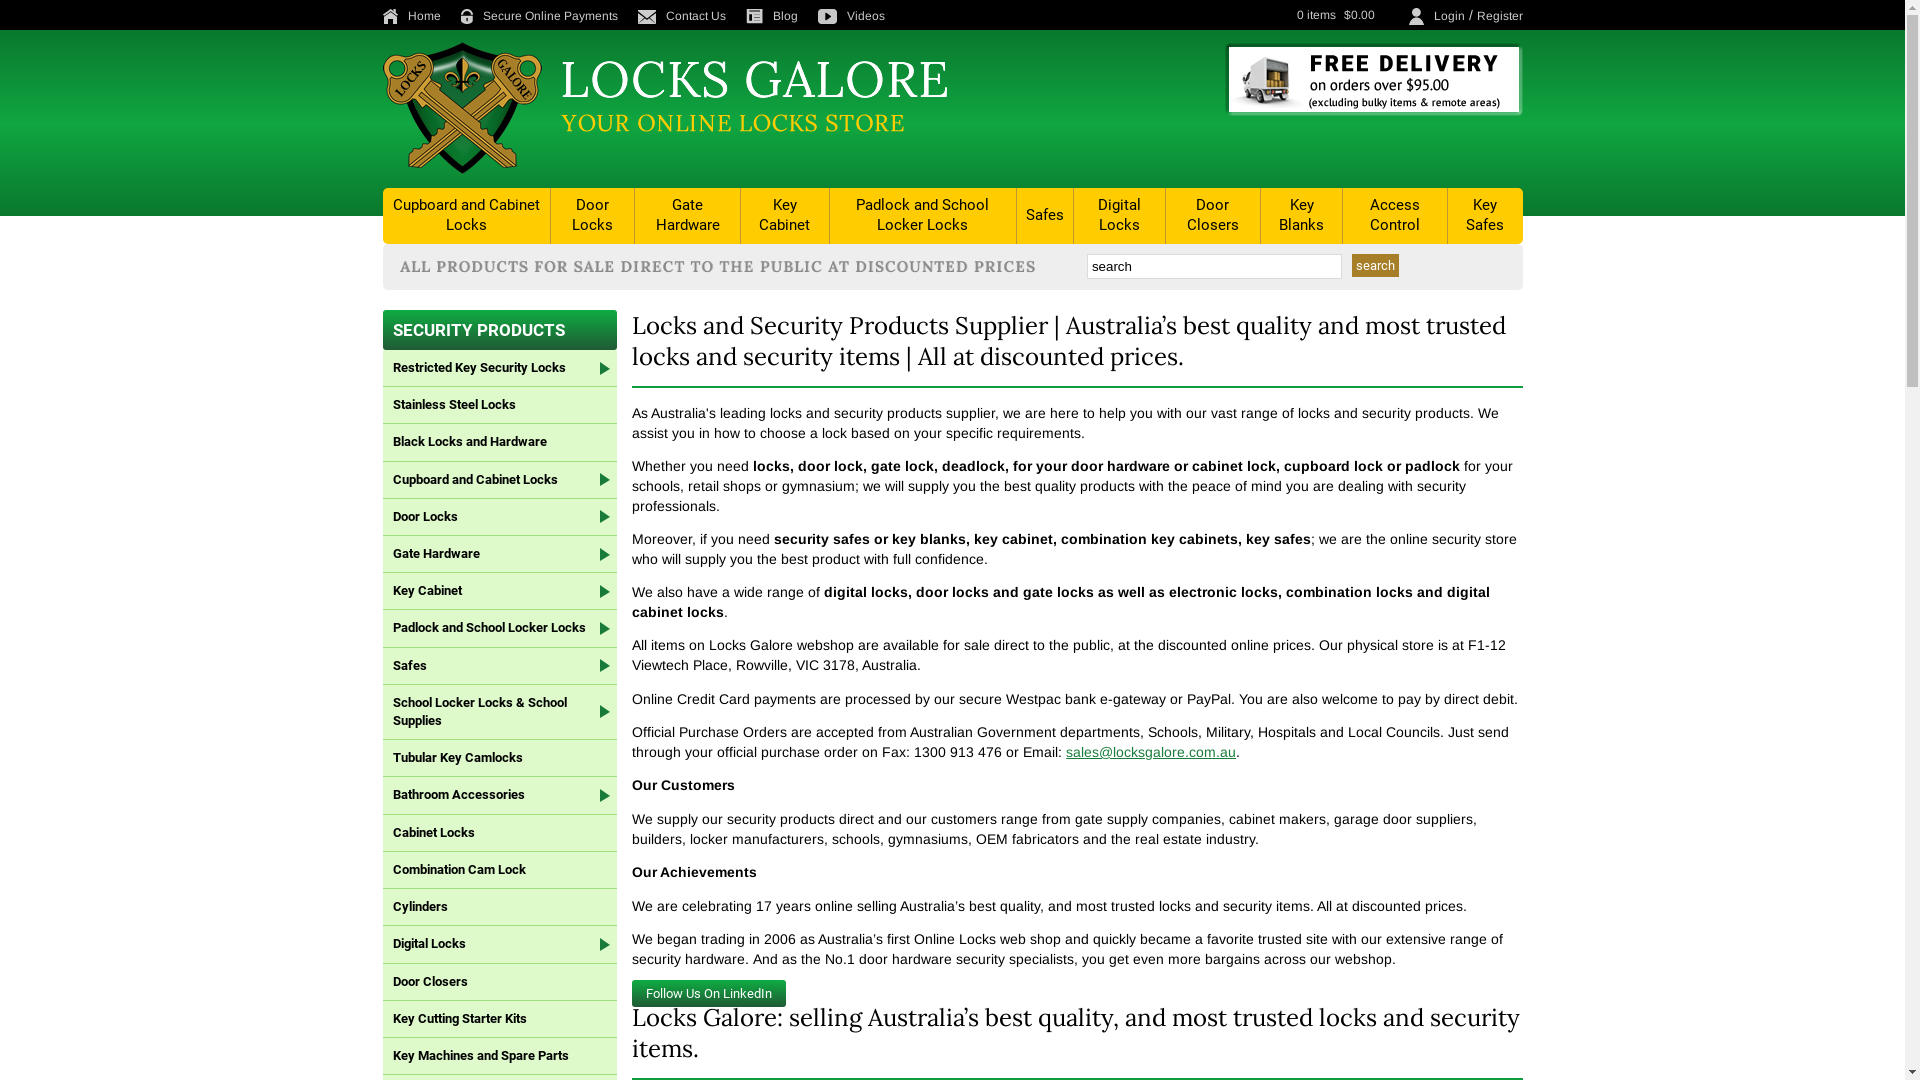 This screenshot has width=1920, height=1080. What do you see at coordinates (499, 1055) in the screenshot?
I see `'Key Machines and Spare Parts'` at bounding box center [499, 1055].